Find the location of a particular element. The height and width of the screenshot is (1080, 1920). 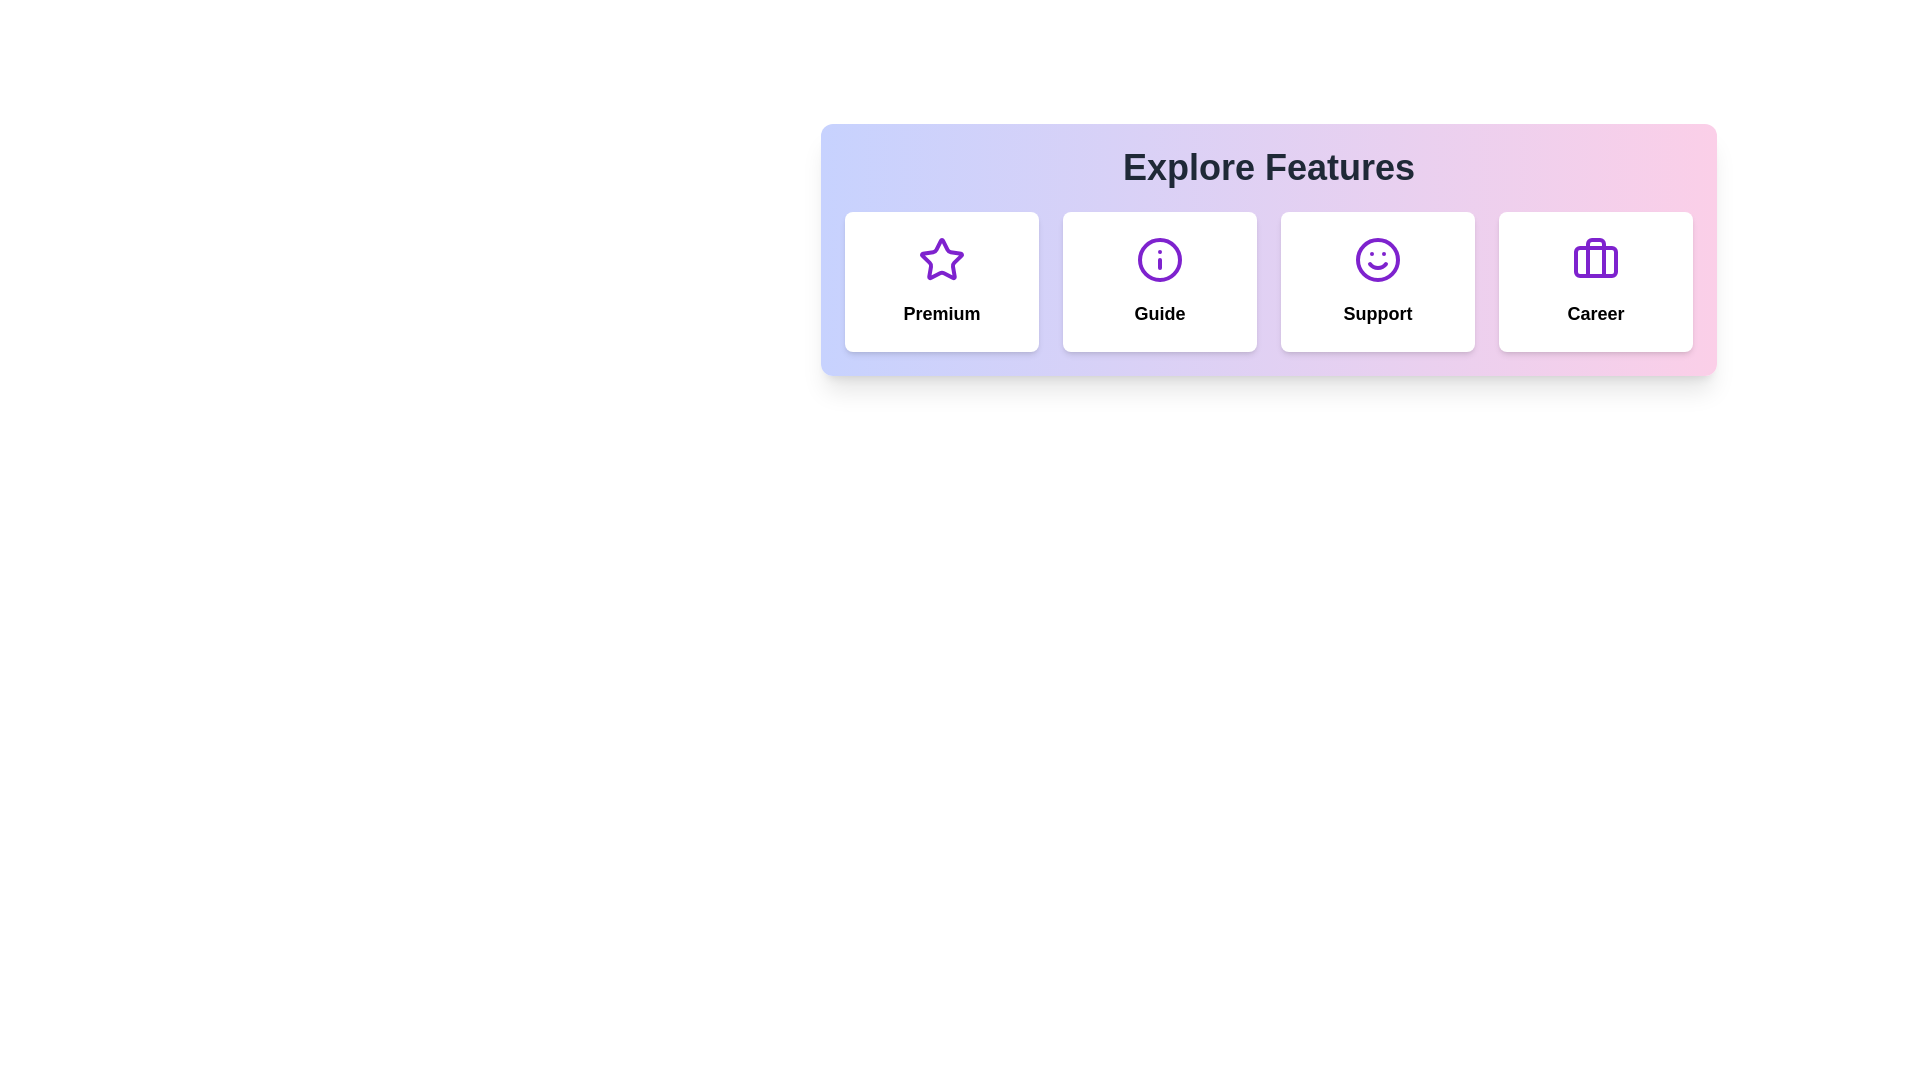

the 'Career' icon located at the center of the rightmost card in the horizontal row of cards for navigation or information is located at coordinates (1595, 258).